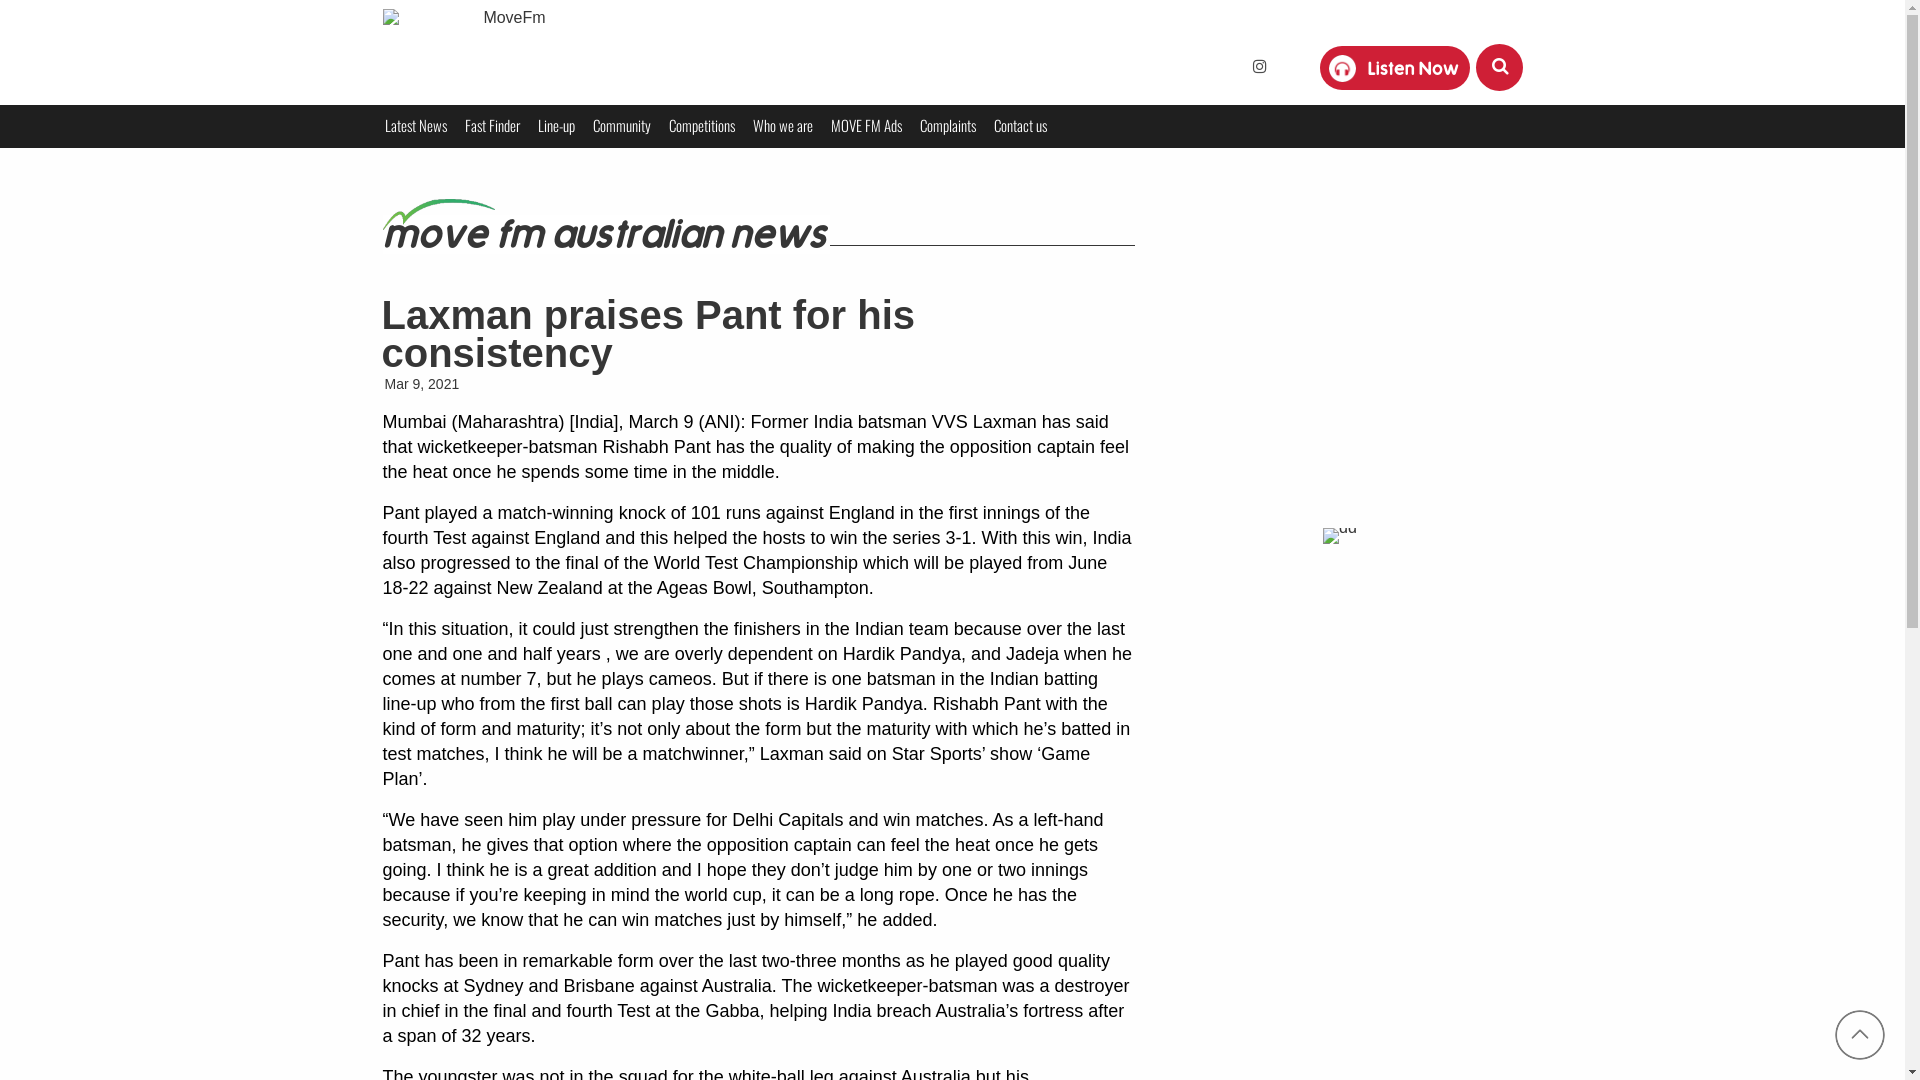  I want to click on 'Latest News', so click(415, 126).